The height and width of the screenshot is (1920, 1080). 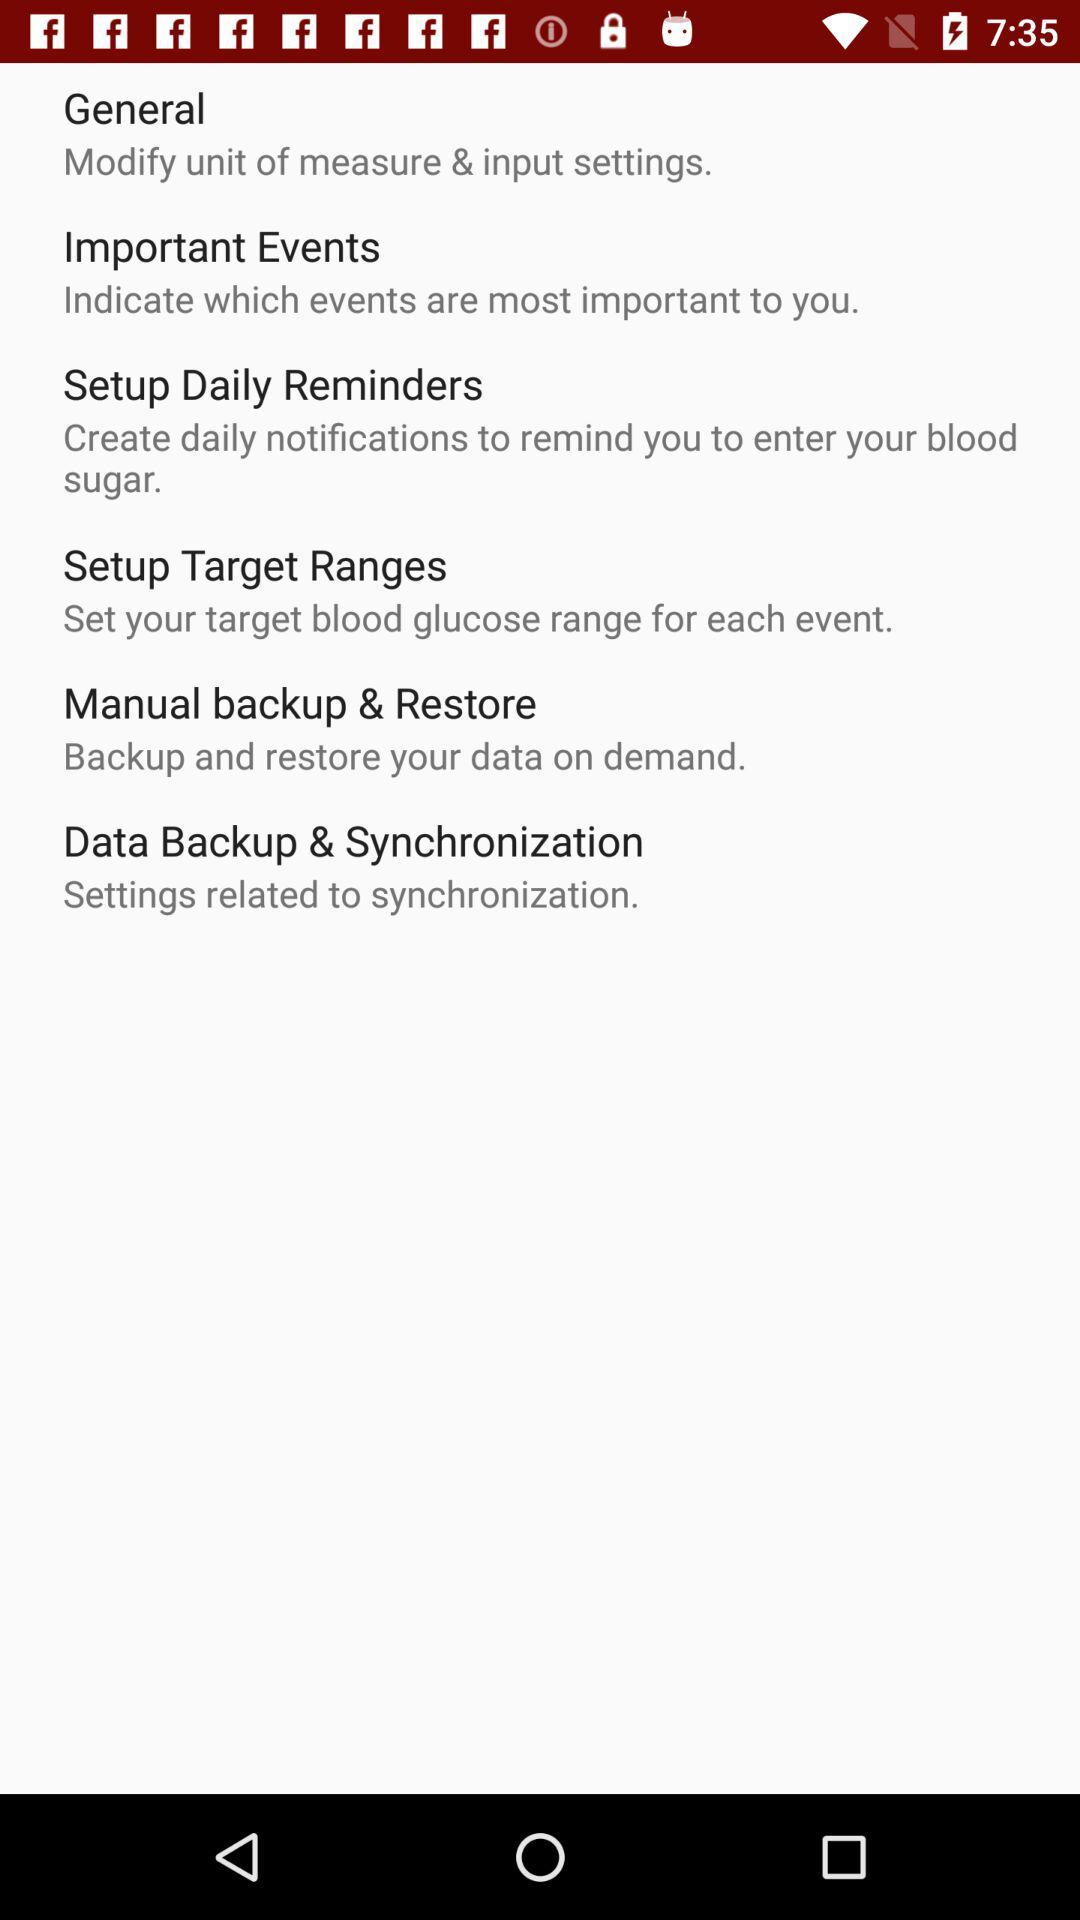 What do you see at coordinates (478, 616) in the screenshot?
I see `set your target` at bounding box center [478, 616].